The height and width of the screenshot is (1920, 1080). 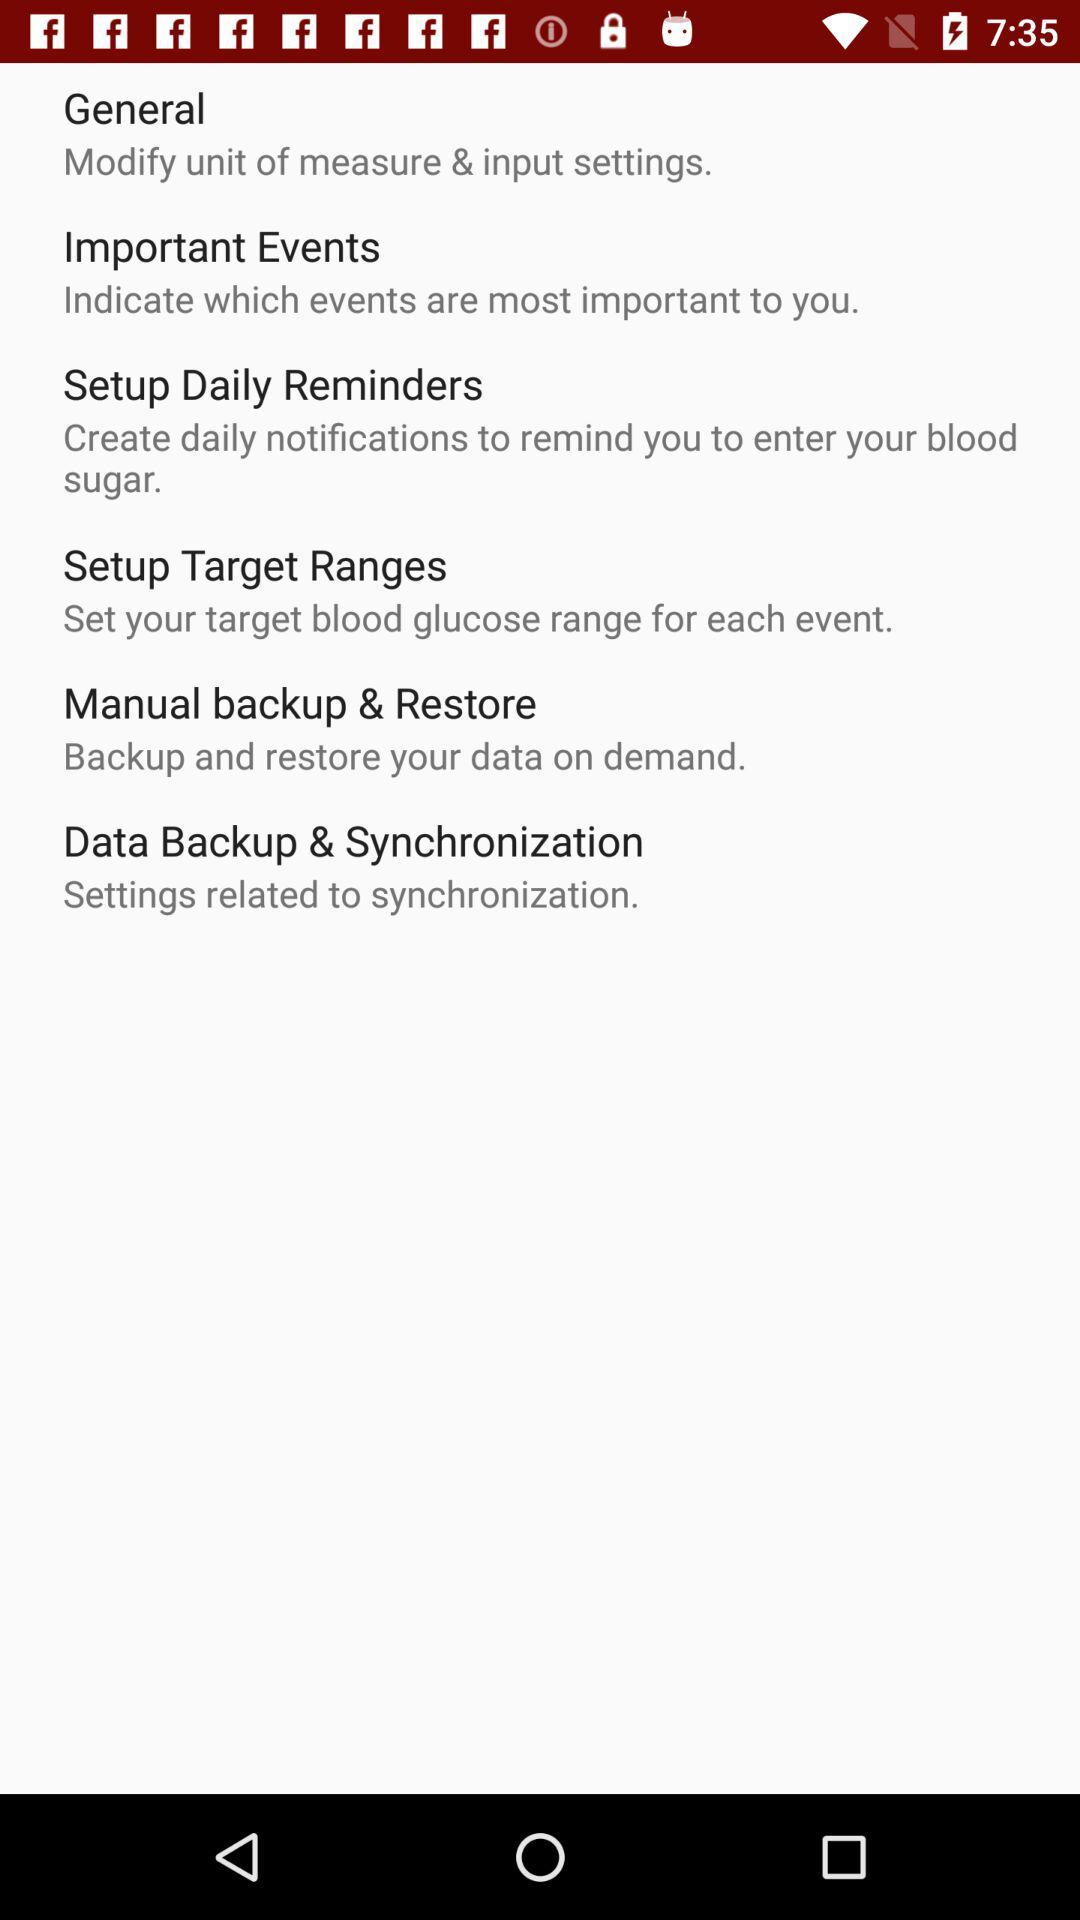 What do you see at coordinates (478, 616) in the screenshot?
I see `set your target` at bounding box center [478, 616].